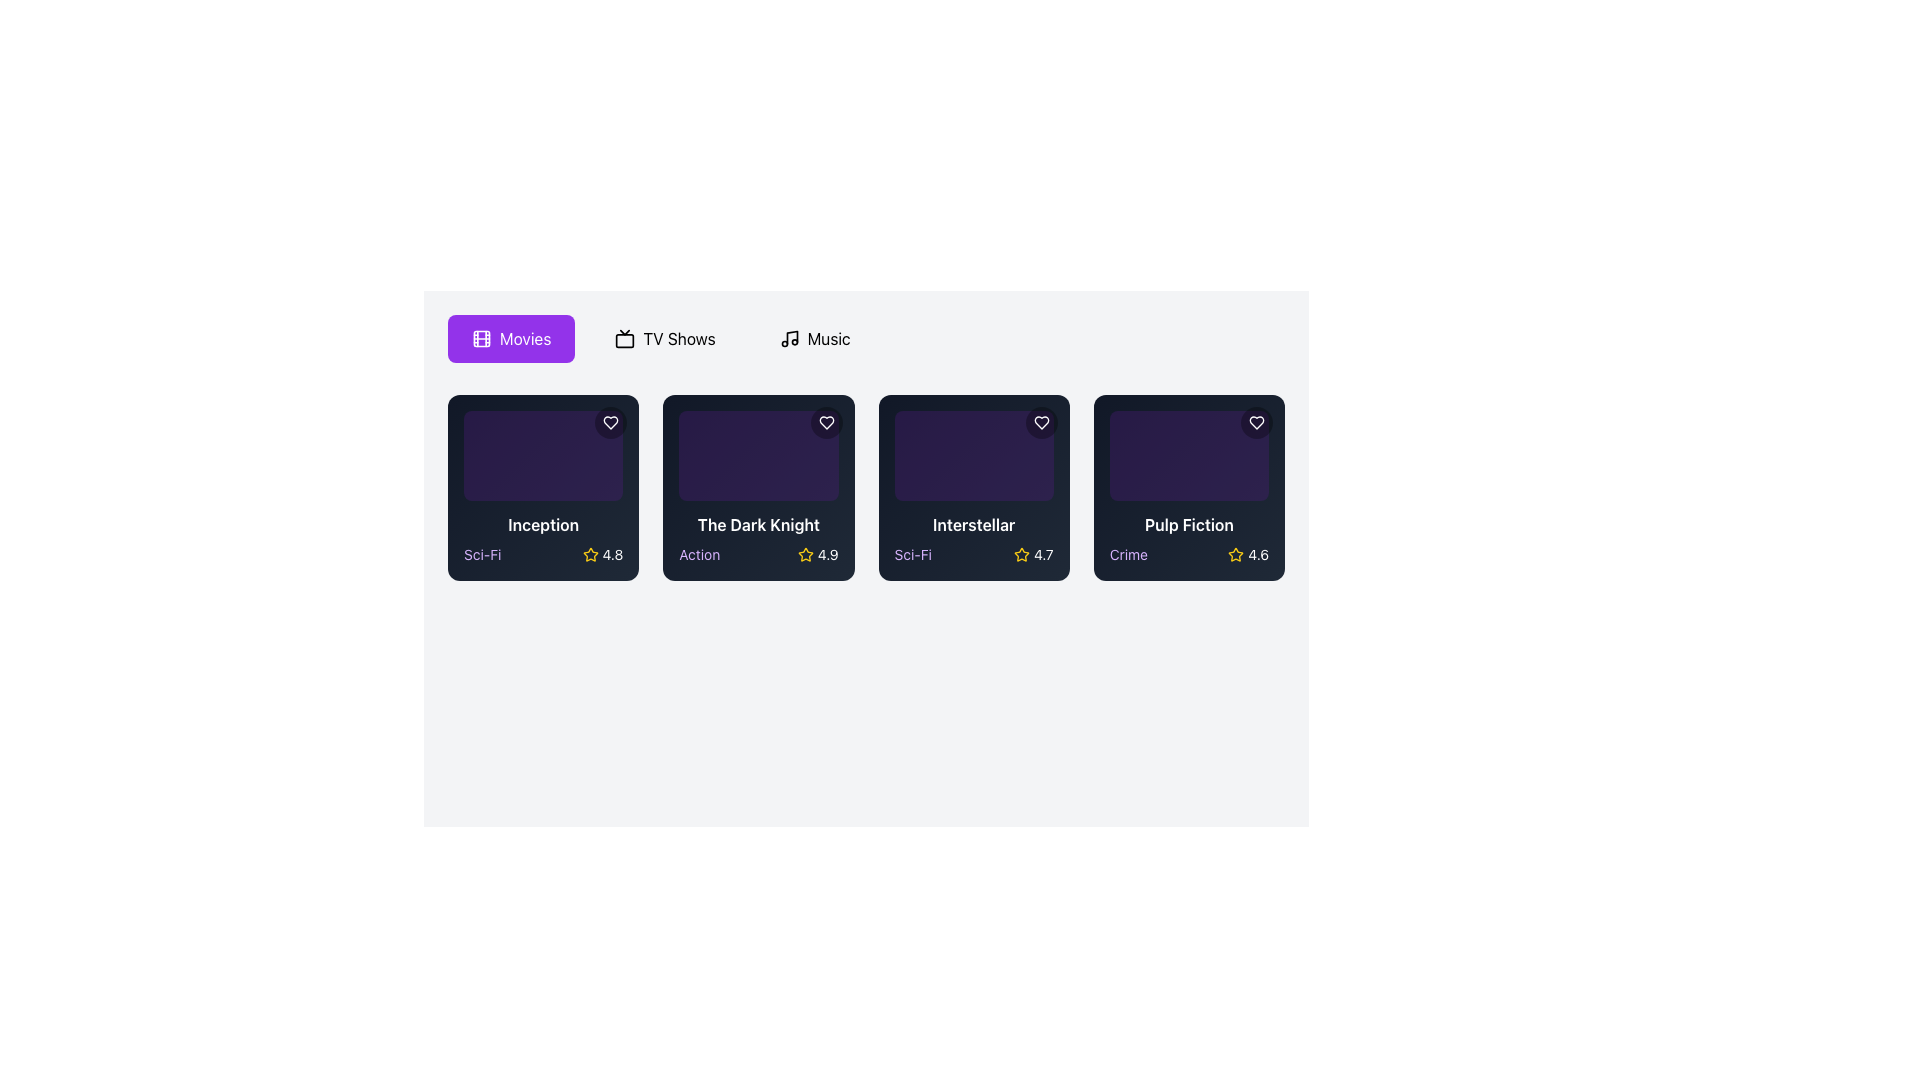  Describe the element at coordinates (818, 554) in the screenshot. I see `the Rating indicator element displaying a yellow star icon and the numeric value '4.9' for the movie 'The Dark Knight'` at that location.